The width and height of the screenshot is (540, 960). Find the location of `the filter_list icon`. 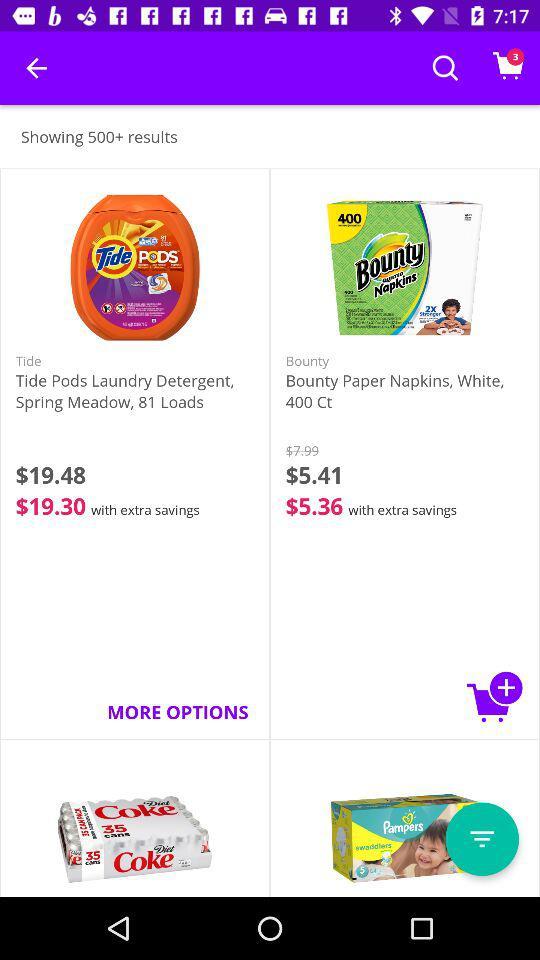

the filter_list icon is located at coordinates (481, 839).